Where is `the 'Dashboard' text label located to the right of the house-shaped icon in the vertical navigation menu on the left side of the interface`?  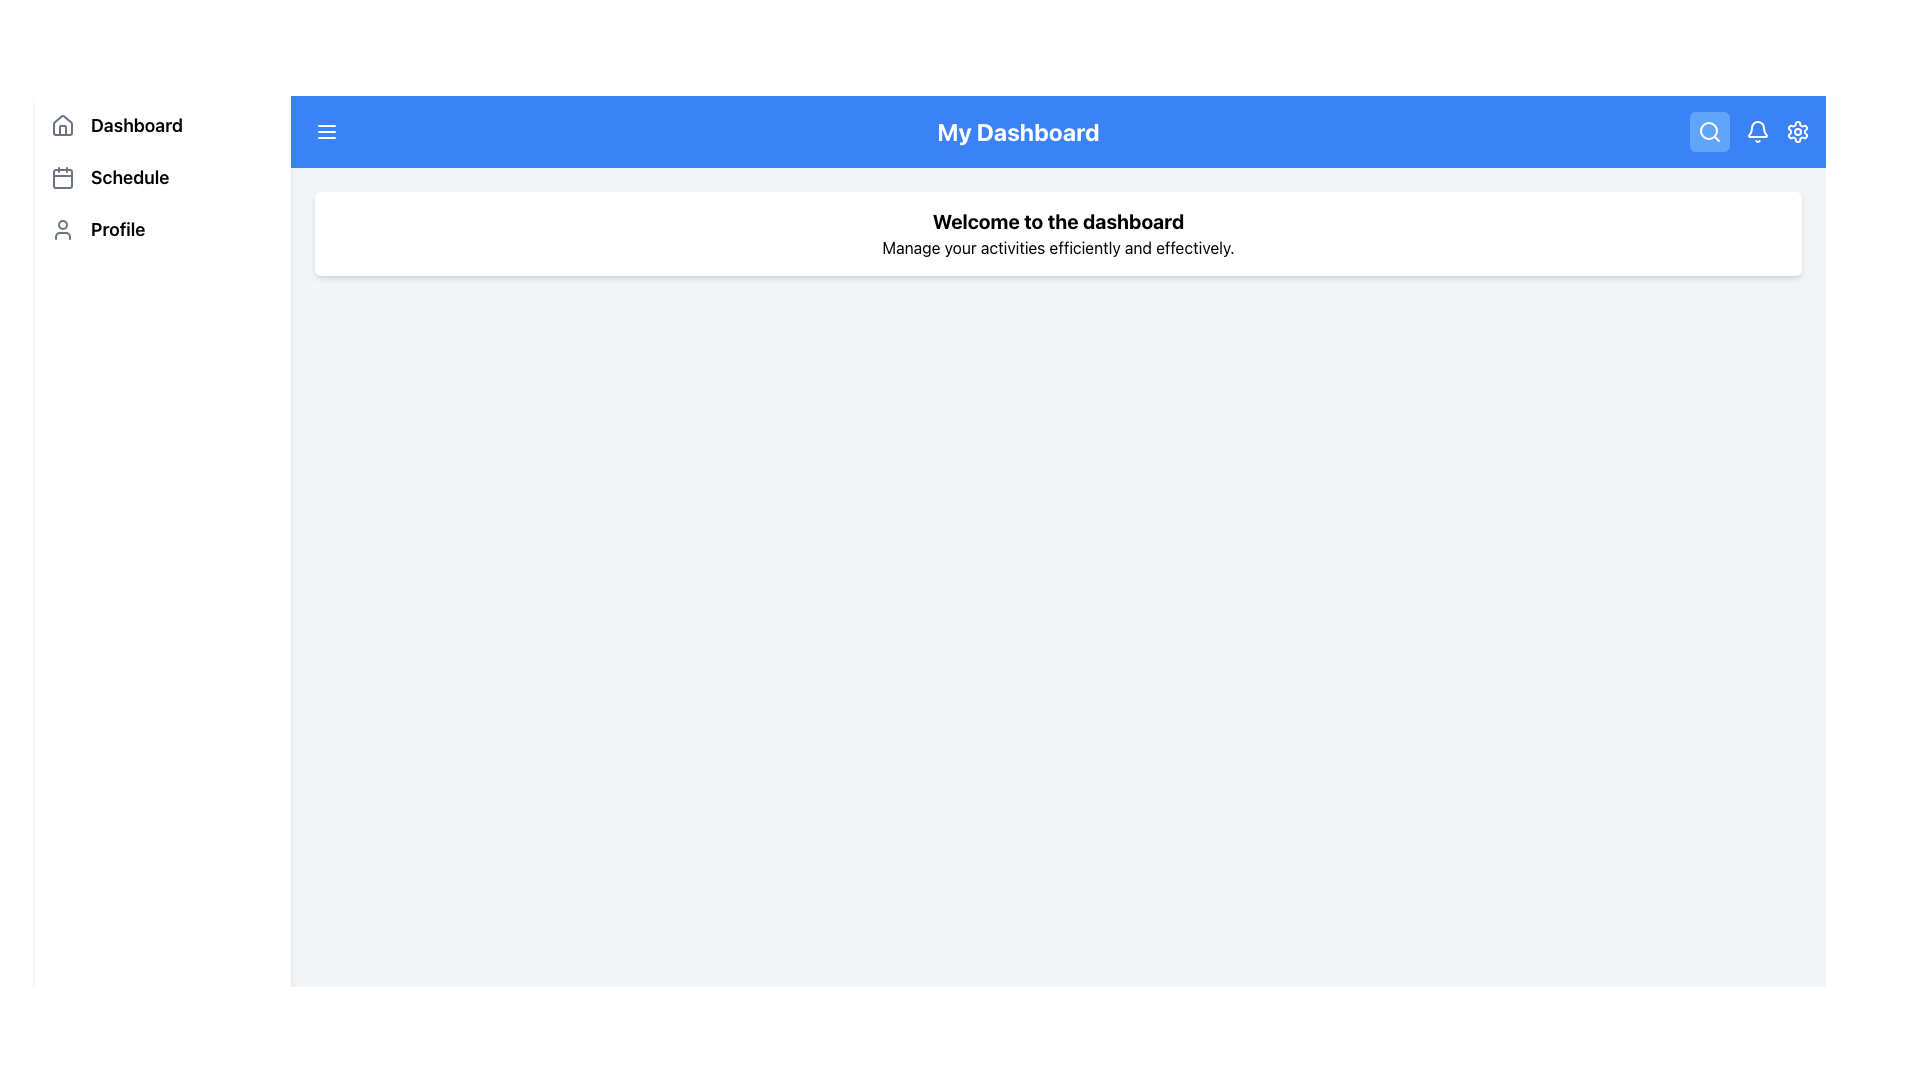
the 'Dashboard' text label located to the right of the house-shaped icon in the vertical navigation menu on the left side of the interface is located at coordinates (136, 126).